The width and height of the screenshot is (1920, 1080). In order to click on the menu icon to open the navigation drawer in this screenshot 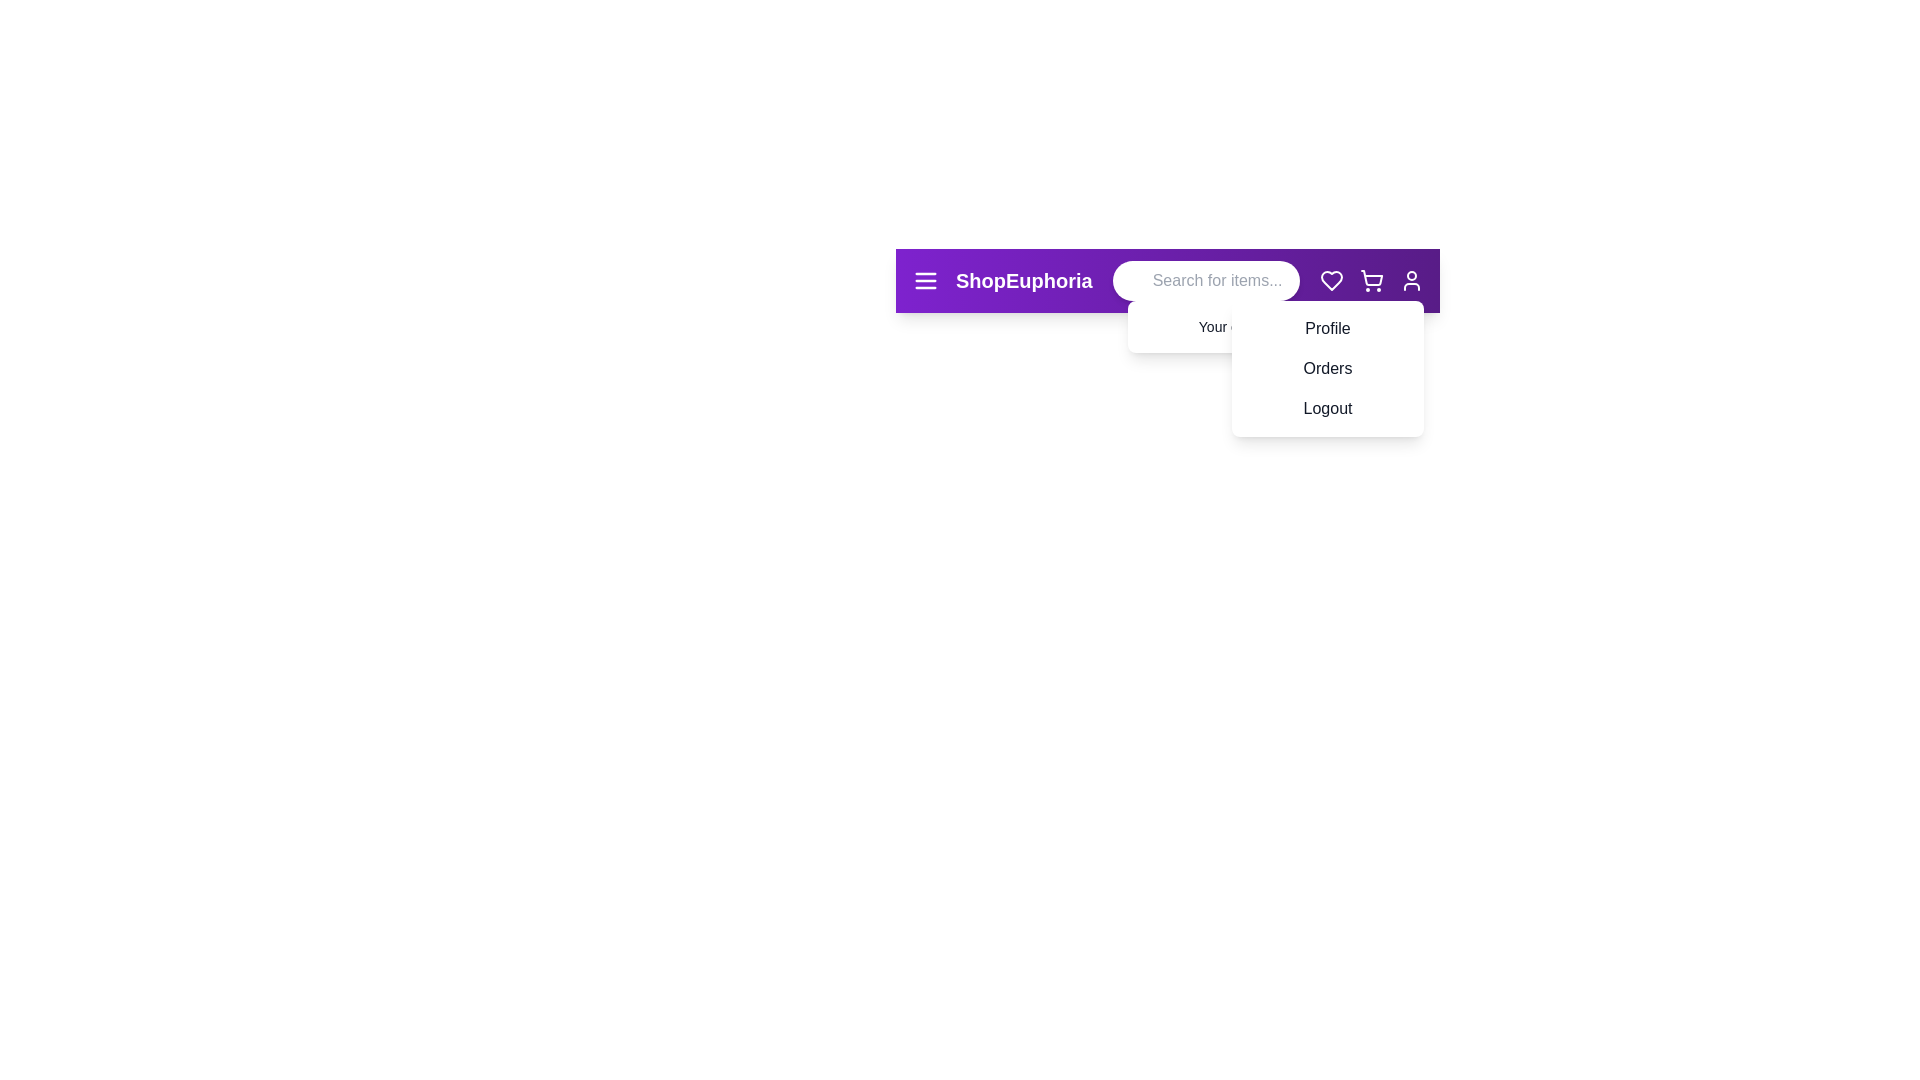, I will do `click(925, 281)`.